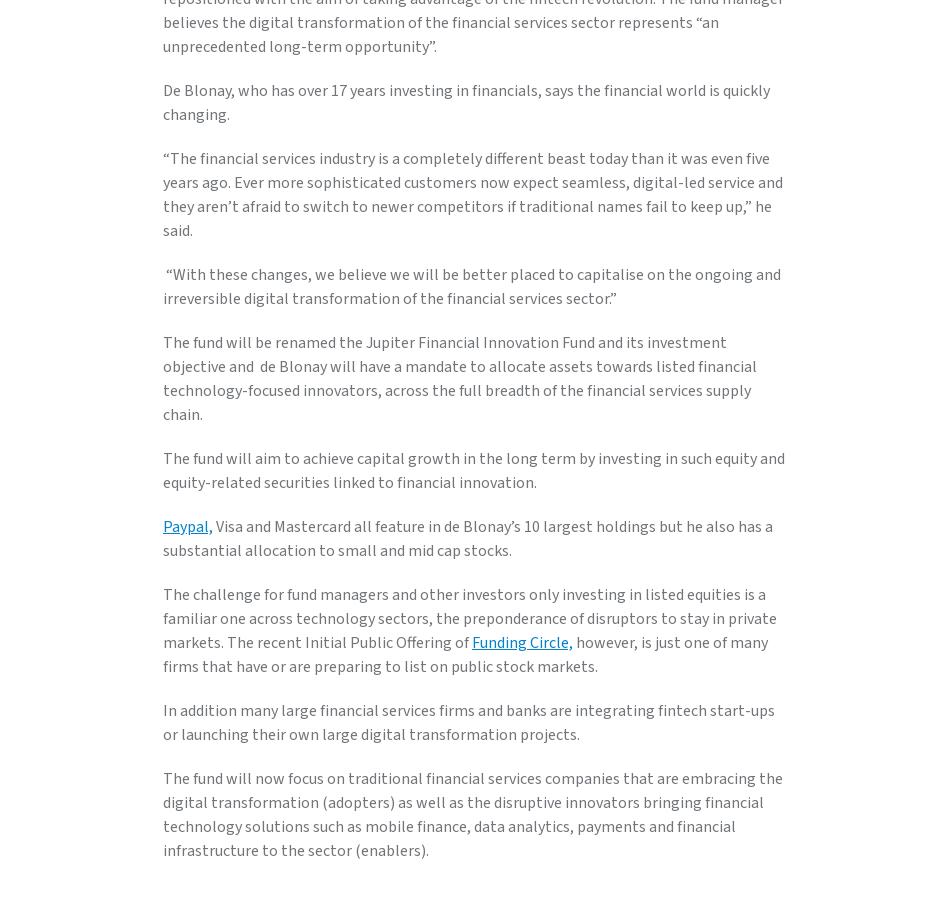 Image resolution: width=950 pixels, height=898 pixels. Describe the element at coordinates (210, 15) in the screenshot. I see `'Amelia Isaacs'` at that location.